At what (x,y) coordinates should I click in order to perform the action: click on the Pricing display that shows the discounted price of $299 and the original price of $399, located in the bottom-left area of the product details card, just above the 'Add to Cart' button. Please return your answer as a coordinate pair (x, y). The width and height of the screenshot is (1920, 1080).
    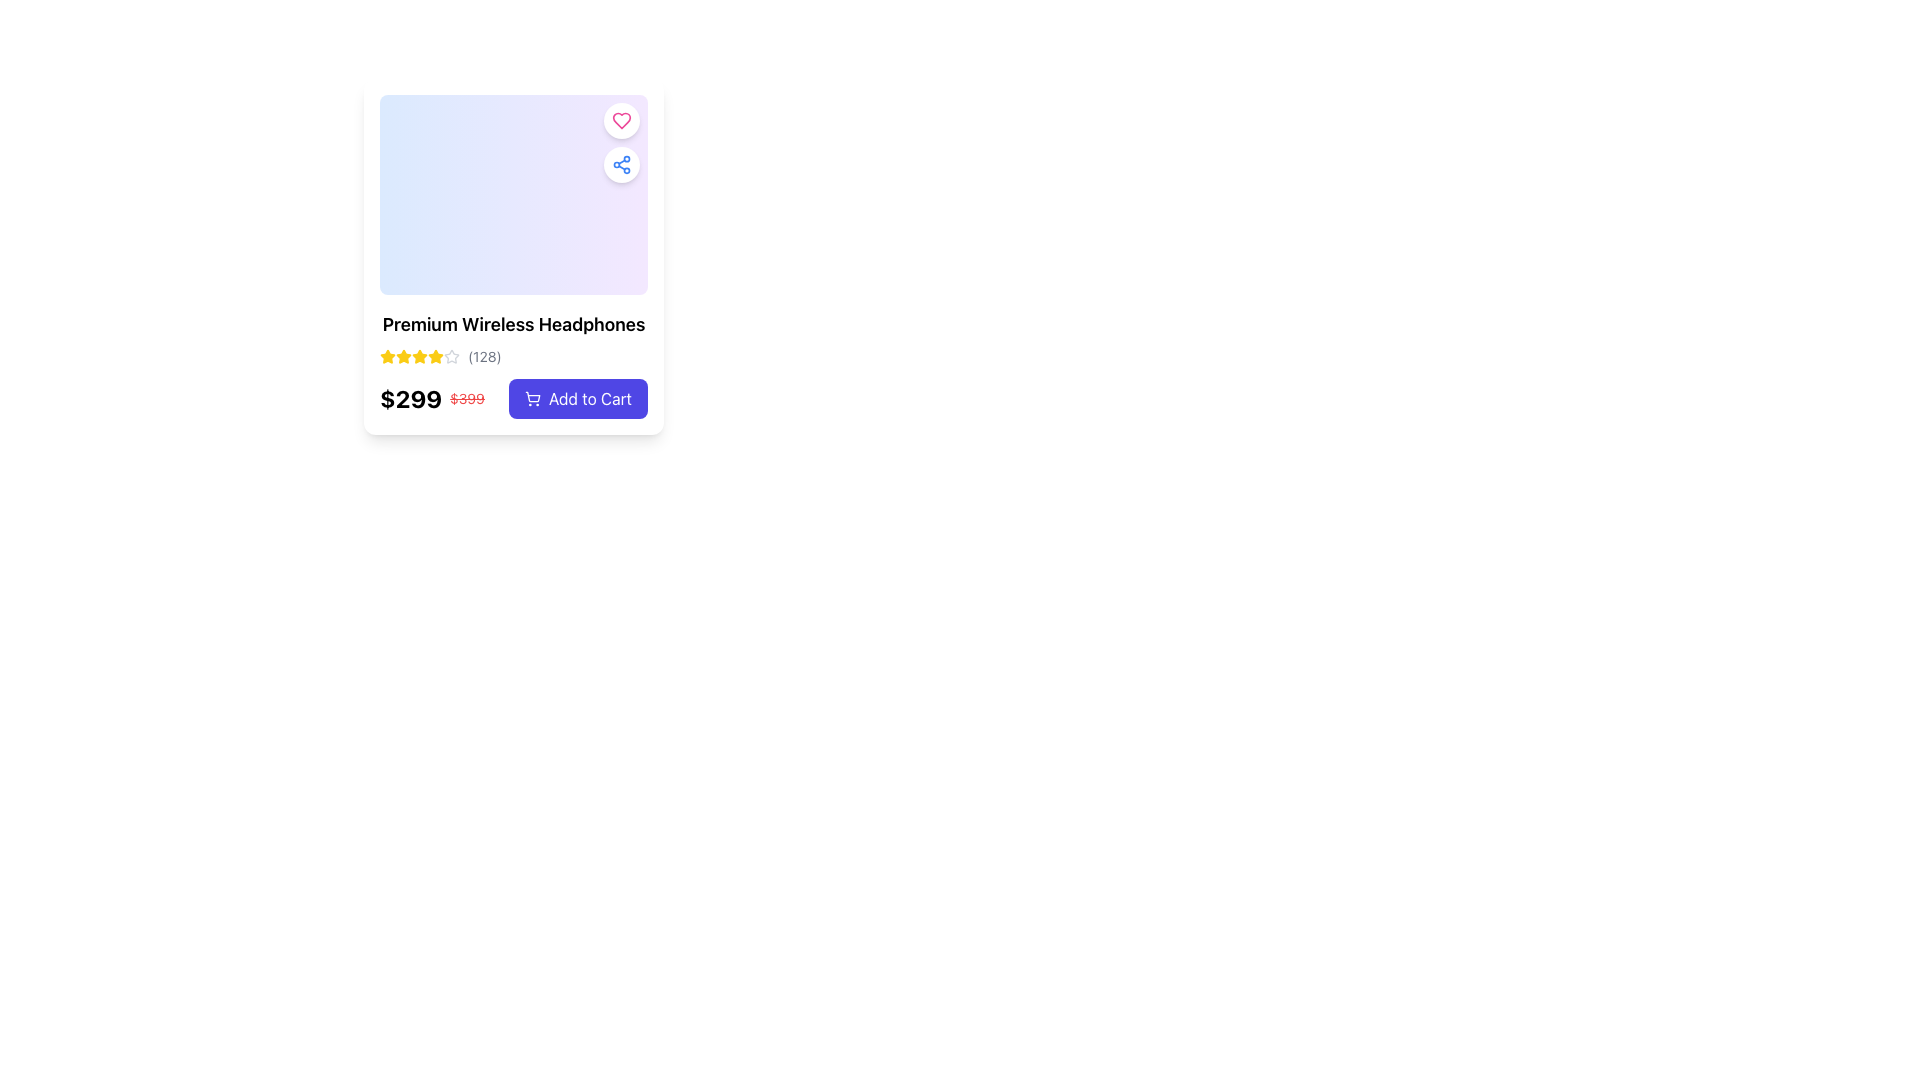
    Looking at the image, I should click on (431, 398).